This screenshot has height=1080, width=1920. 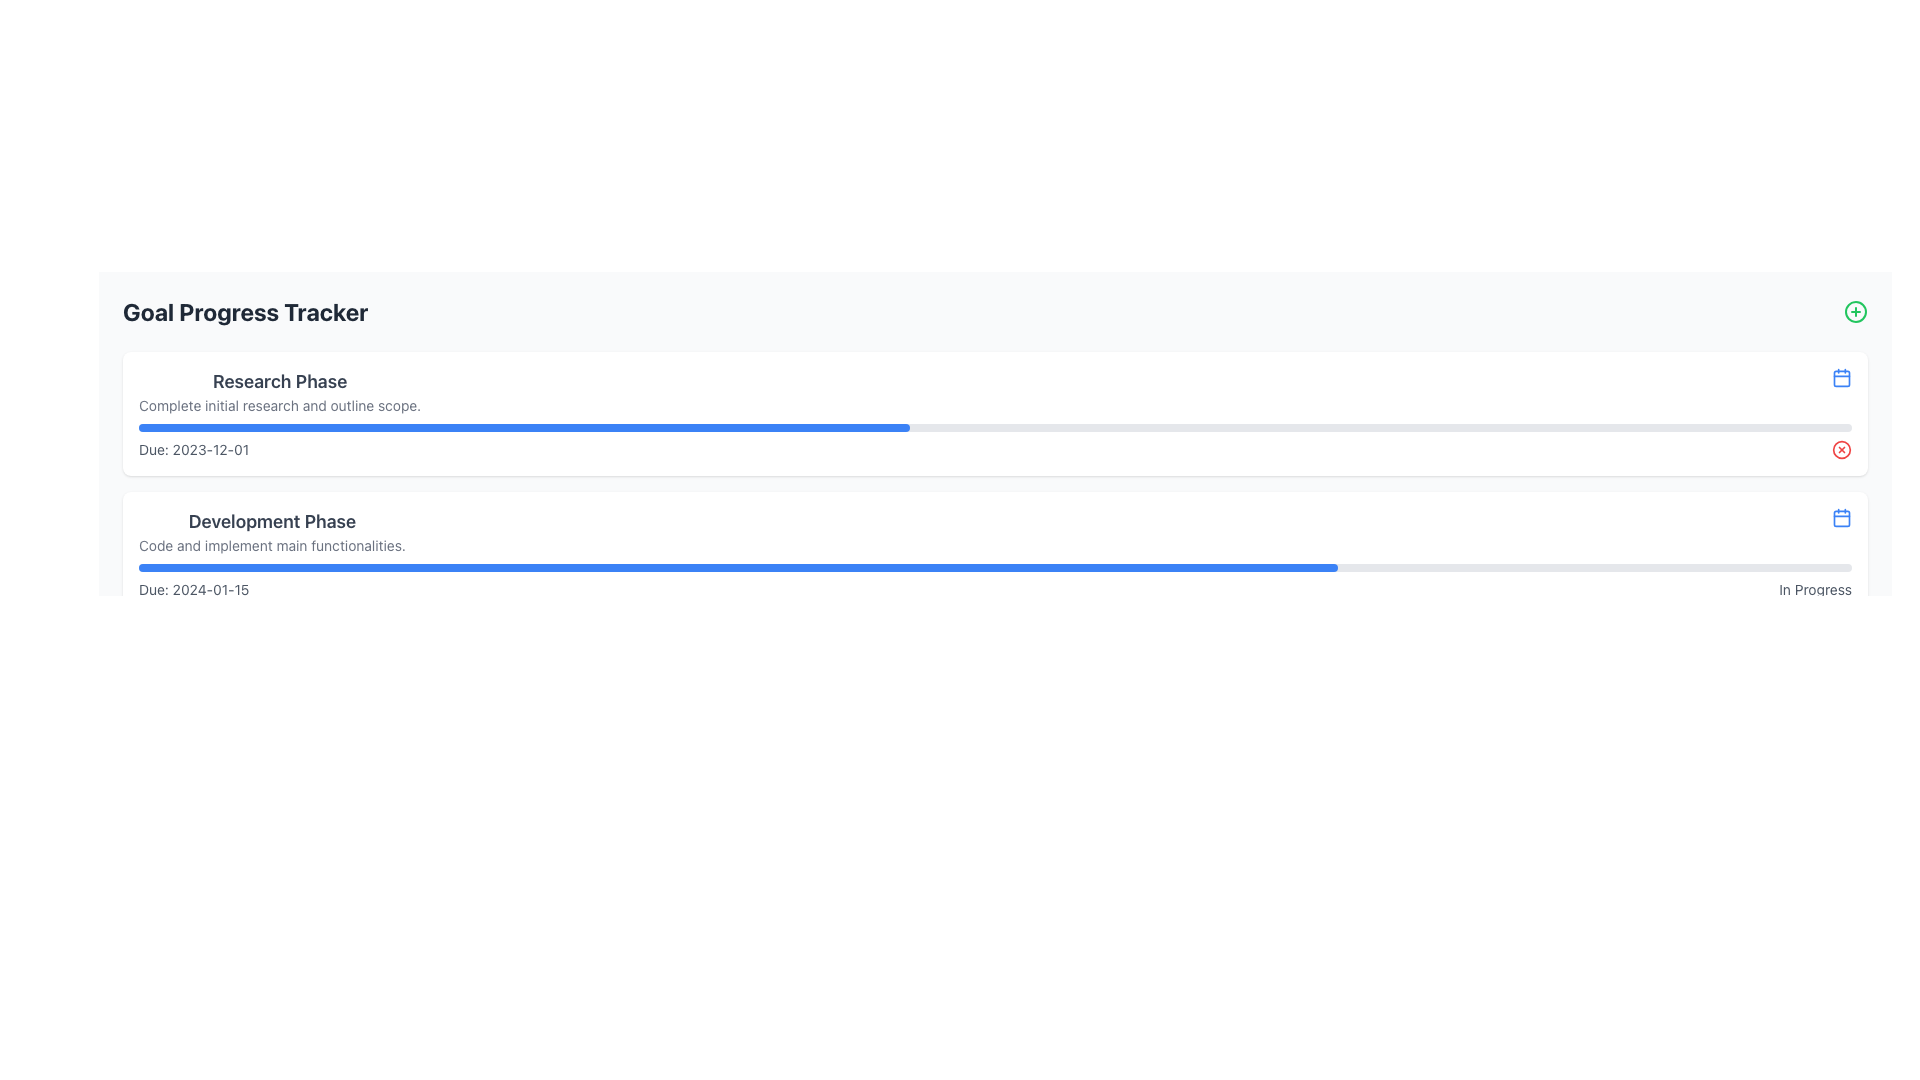 What do you see at coordinates (1841, 450) in the screenshot?
I see `the deletion or cancellation button located in the 'Due: 2023-12-01' section of the 'Research Phase' task in the 'Goal Progress Tracker'` at bounding box center [1841, 450].